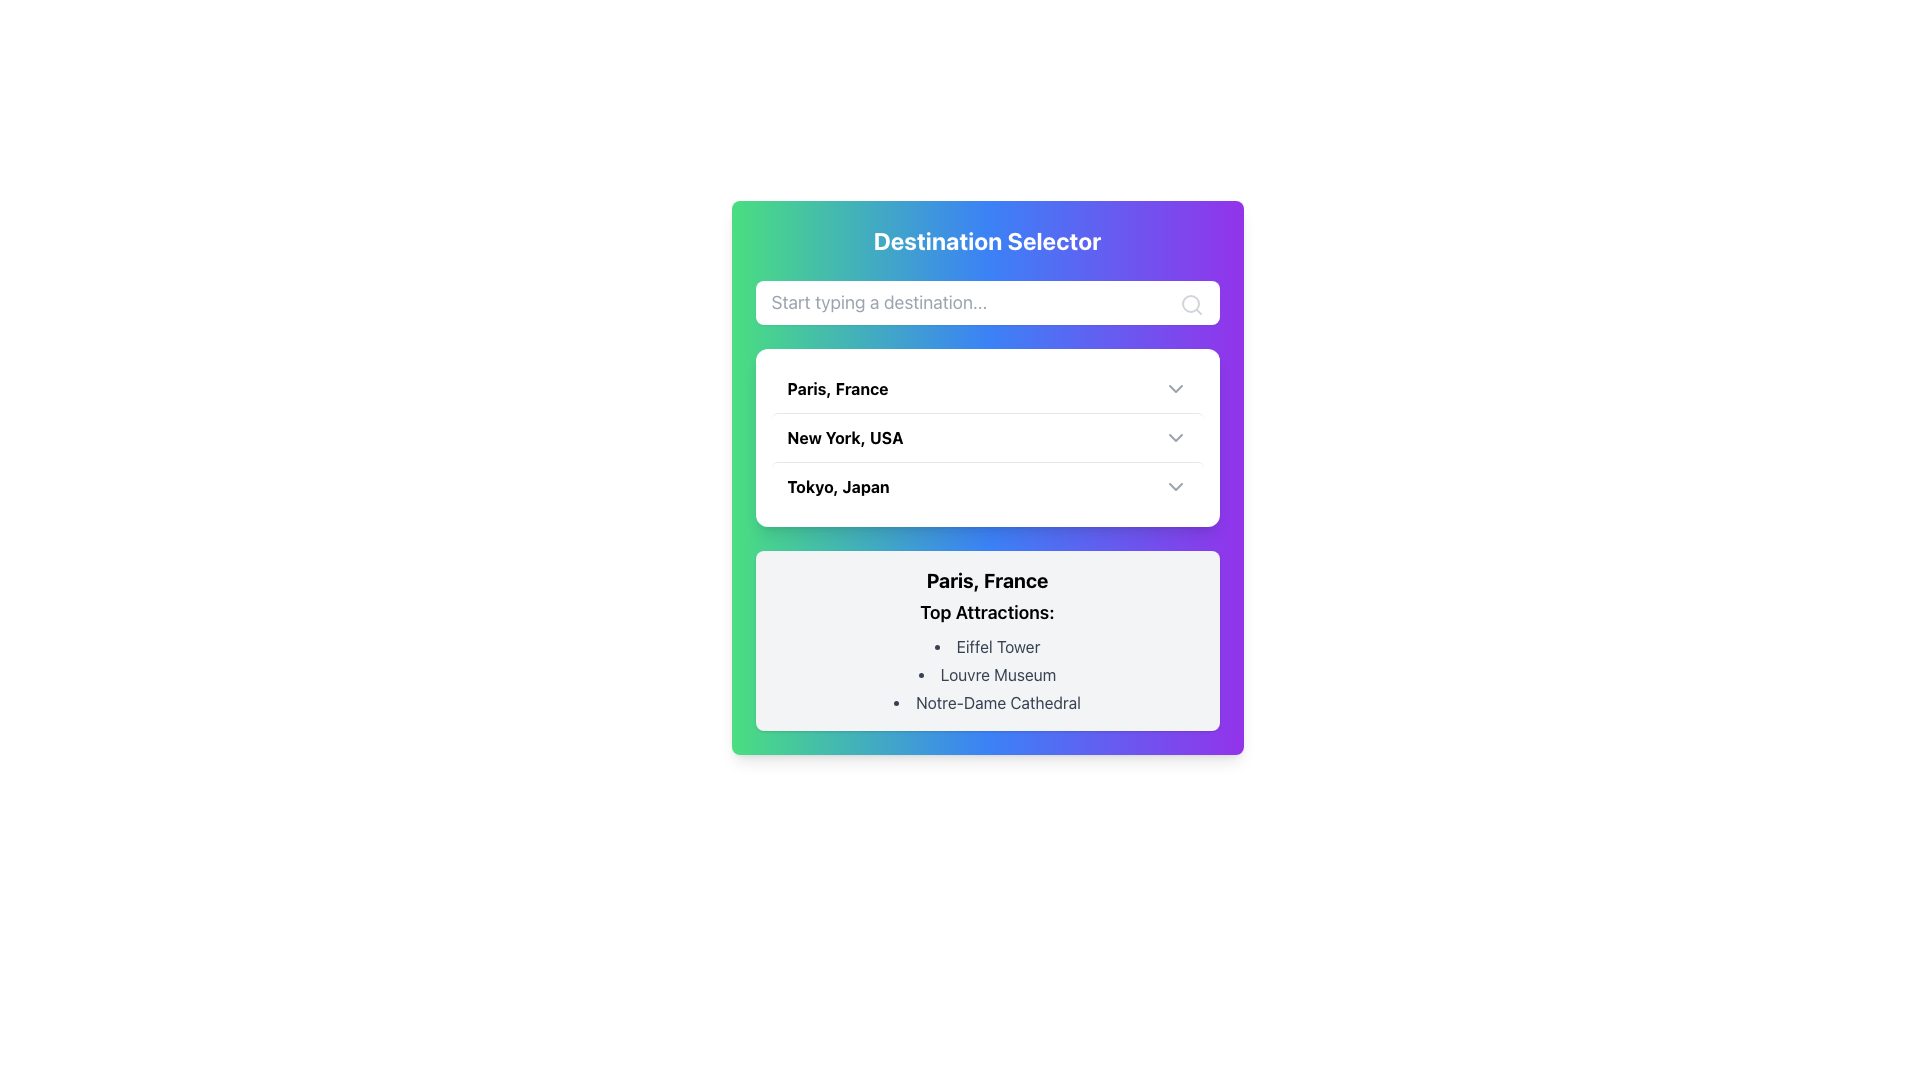 This screenshot has height=1080, width=1920. I want to click on the bold text label reading 'Paris, France' to trigger a tooltip or highlight effect, so click(838, 389).